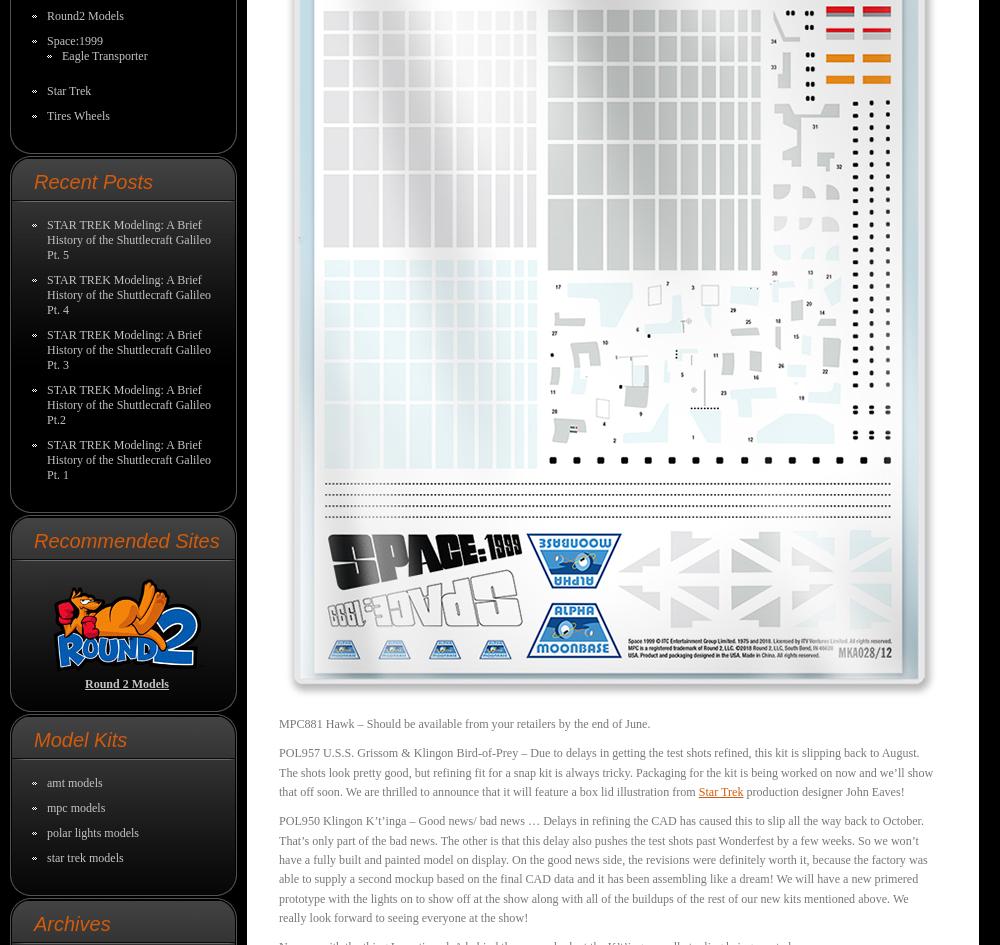  Describe the element at coordinates (128, 460) in the screenshot. I see `'STAR TREK Modeling: A Brief History of the Shuttlecraft Galileo Pt. 1'` at that location.